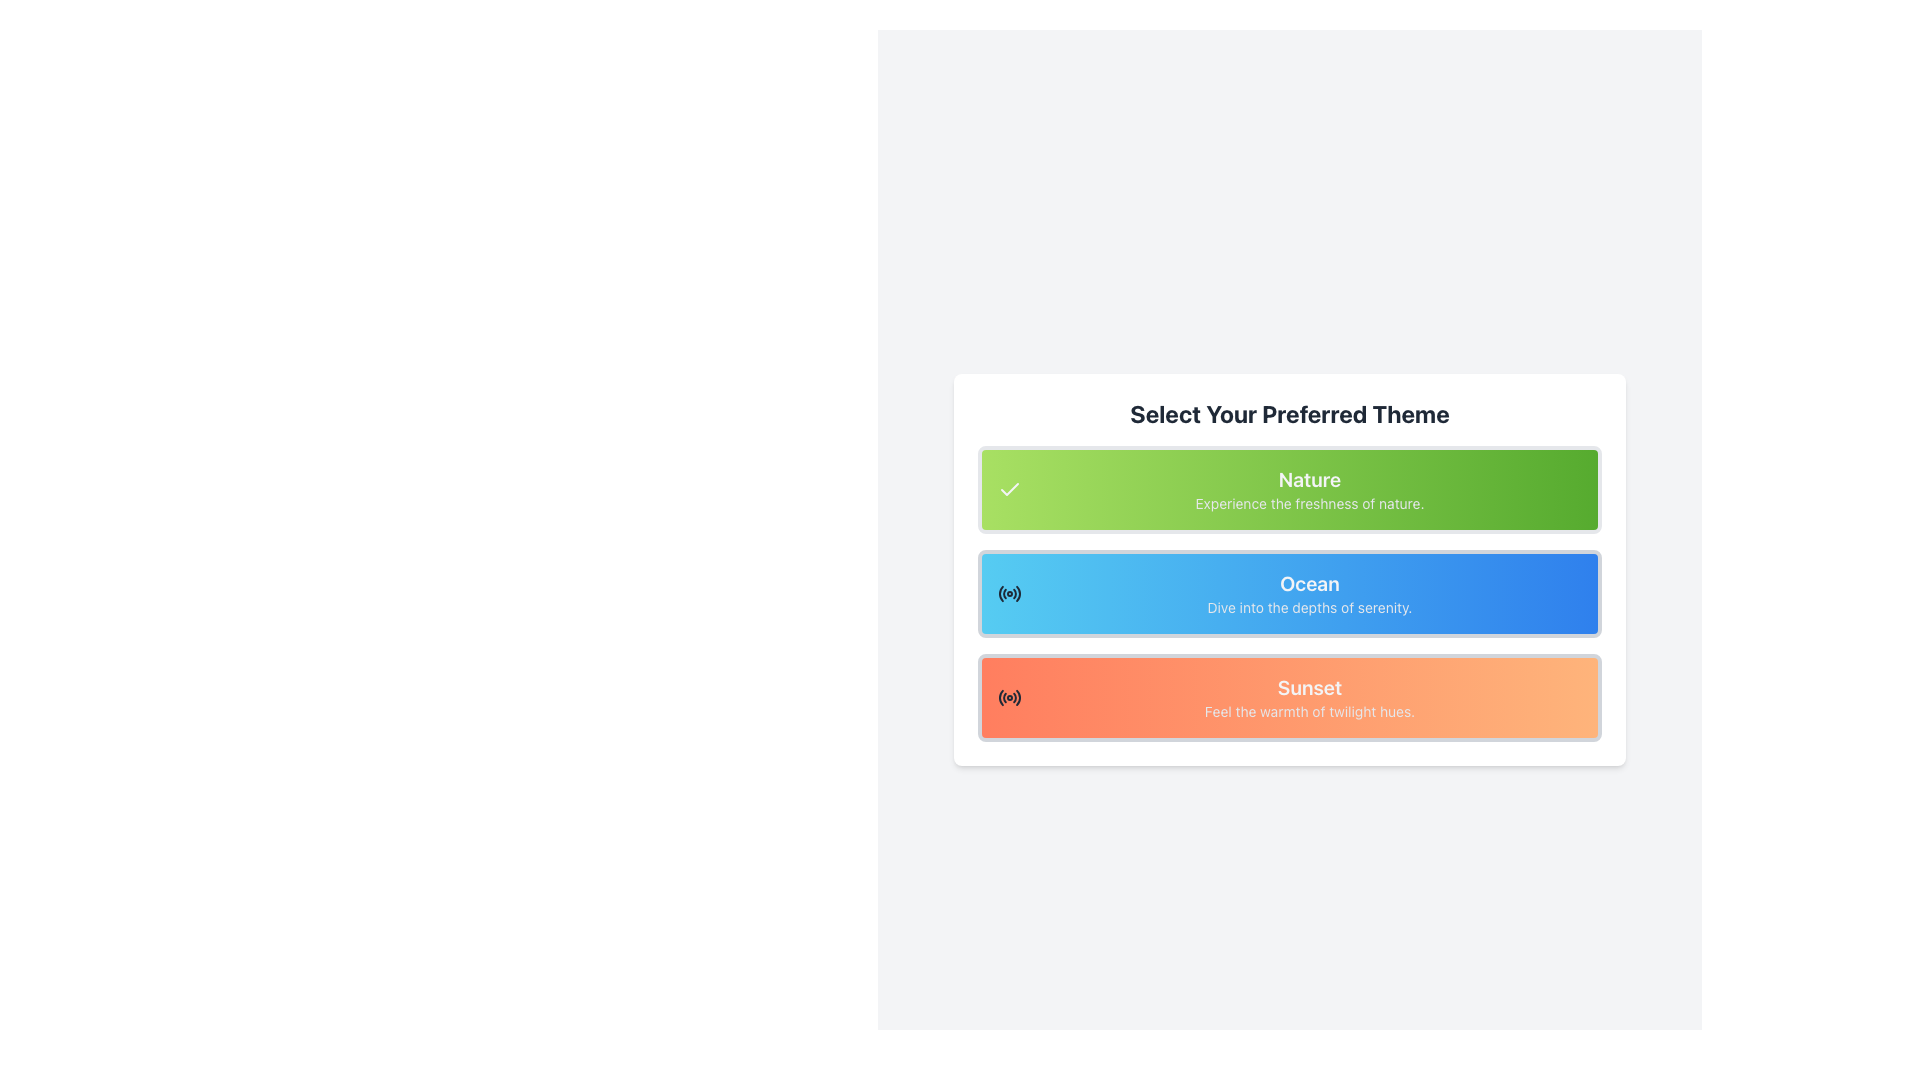 The height and width of the screenshot is (1080, 1920). What do you see at coordinates (1009, 697) in the screenshot?
I see `the circular icon with concentric waves located on the far left of the 'Sunset' card, which is the third card in the vertical list of themed selections` at bounding box center [1009, 697].